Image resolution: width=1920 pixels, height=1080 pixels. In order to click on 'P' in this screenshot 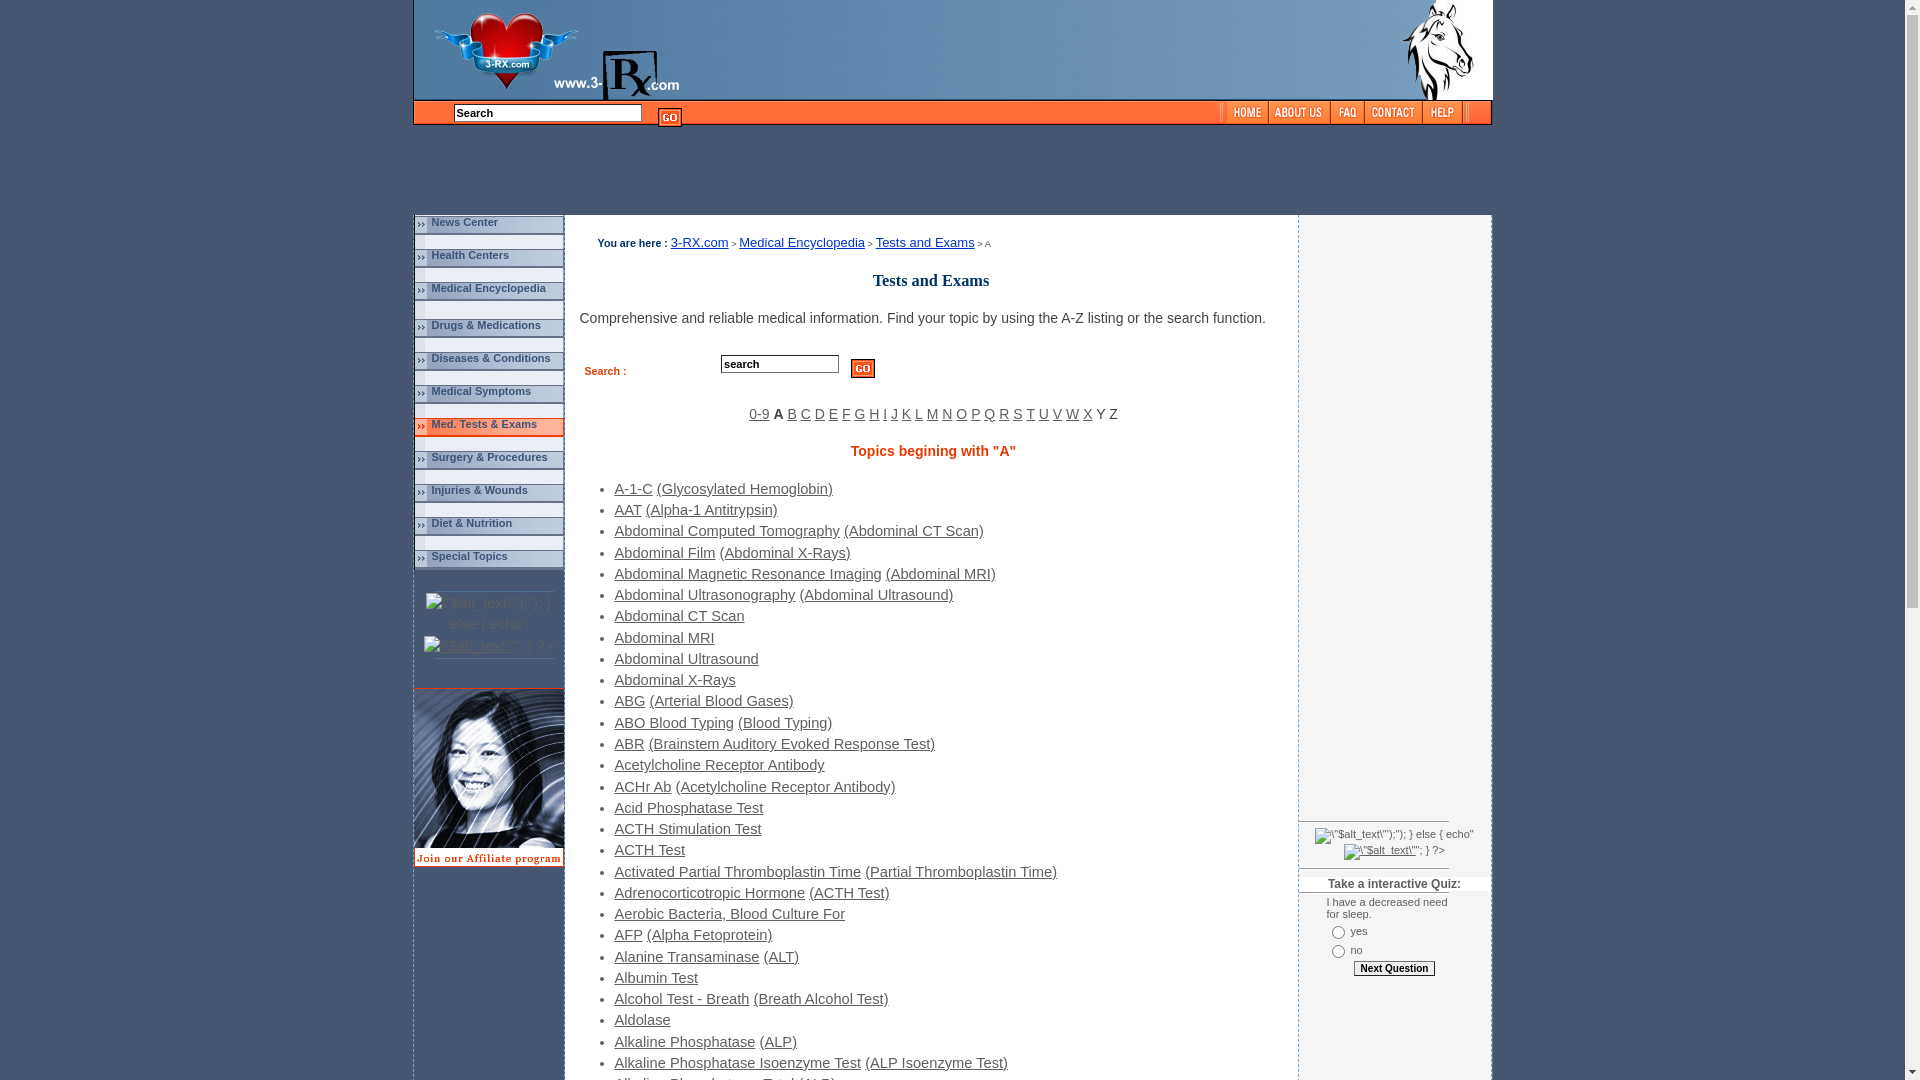, I will do `click(975, 412)`.